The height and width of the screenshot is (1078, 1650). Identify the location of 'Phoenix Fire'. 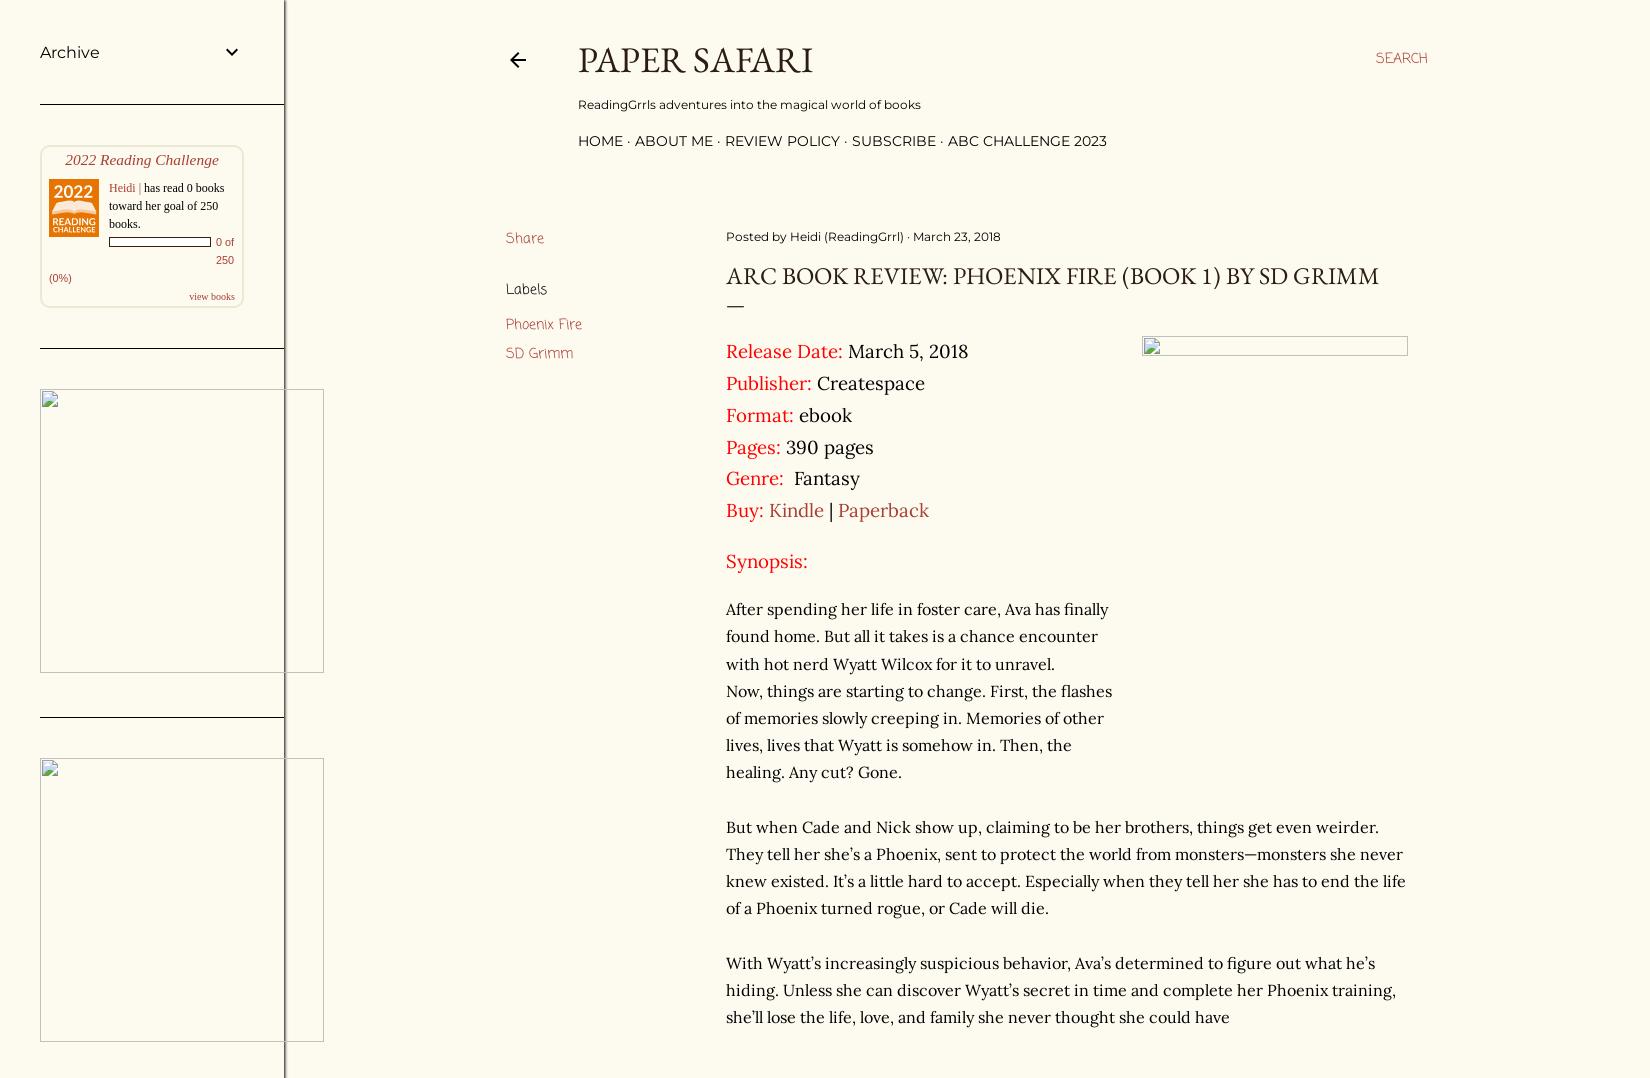
(543, 324).